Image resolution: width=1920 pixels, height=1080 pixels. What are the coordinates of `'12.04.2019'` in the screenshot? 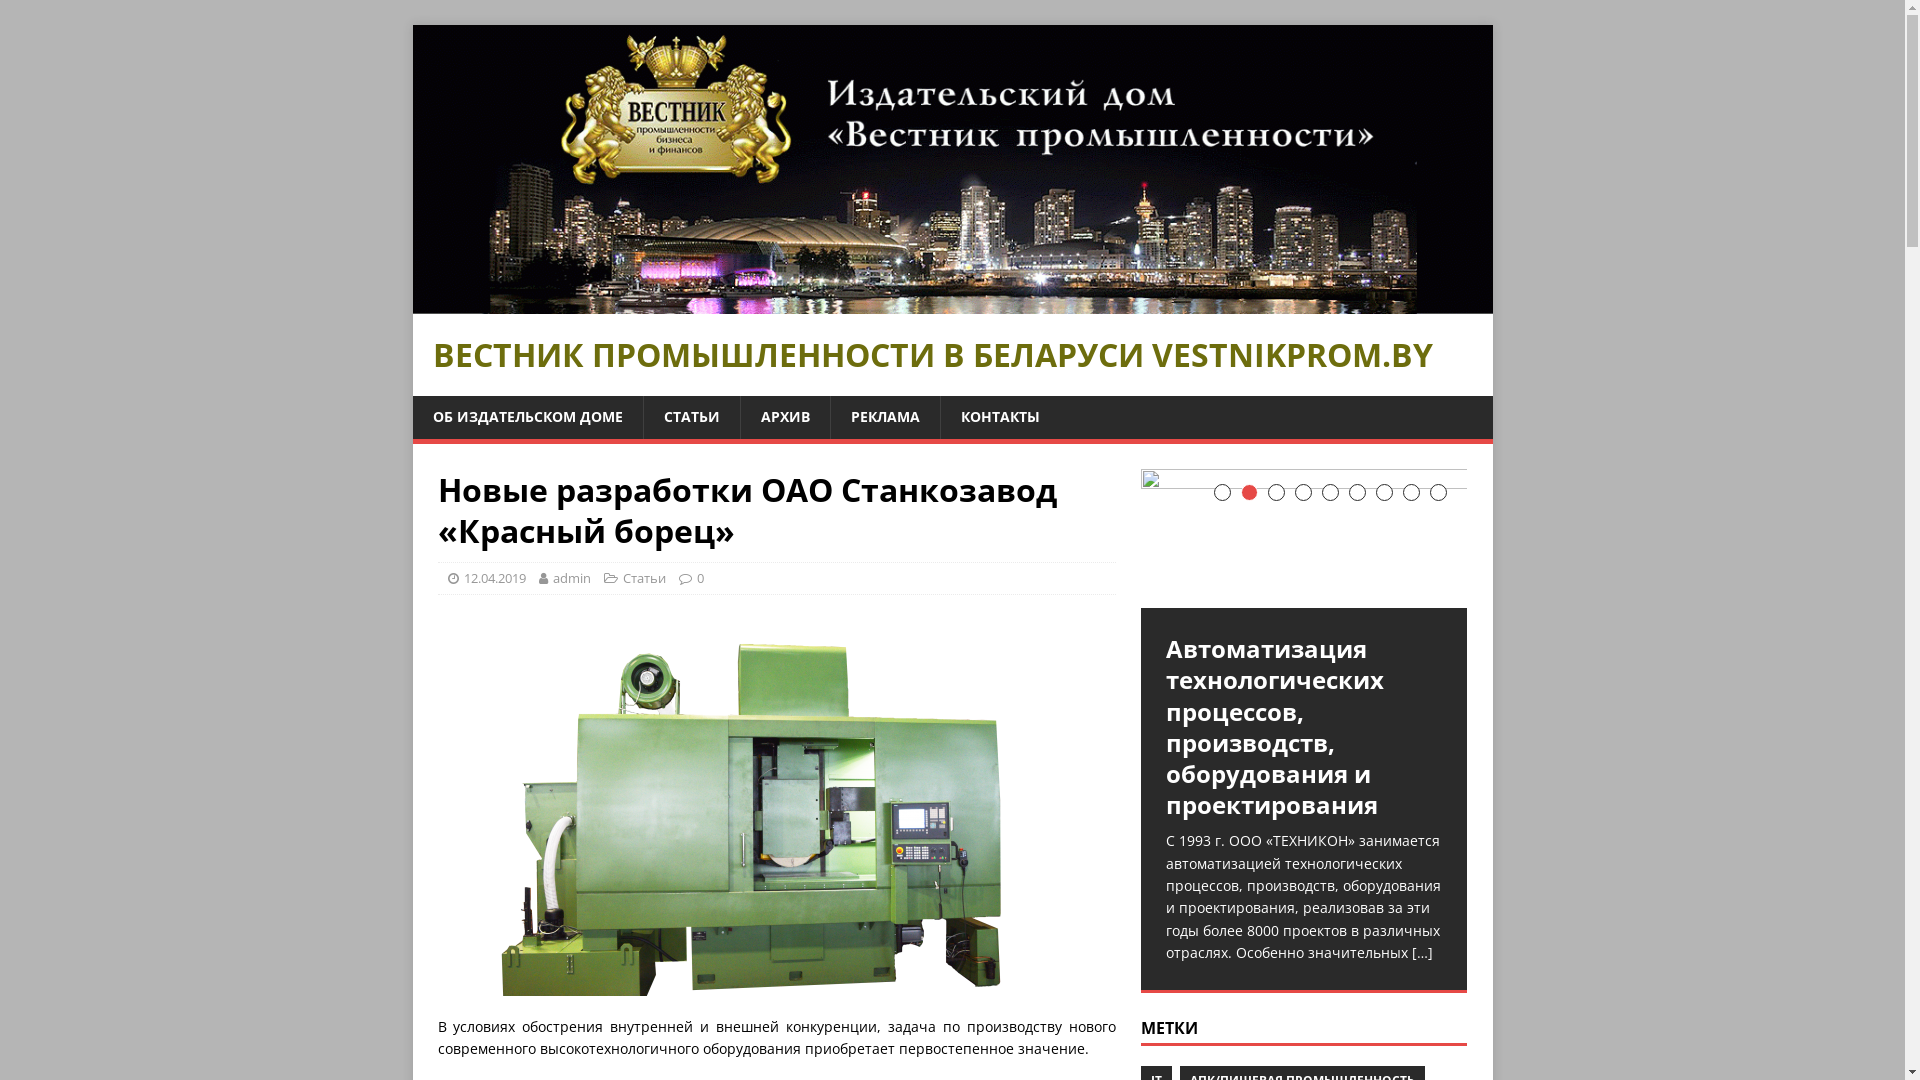 It's located at (494, 578).